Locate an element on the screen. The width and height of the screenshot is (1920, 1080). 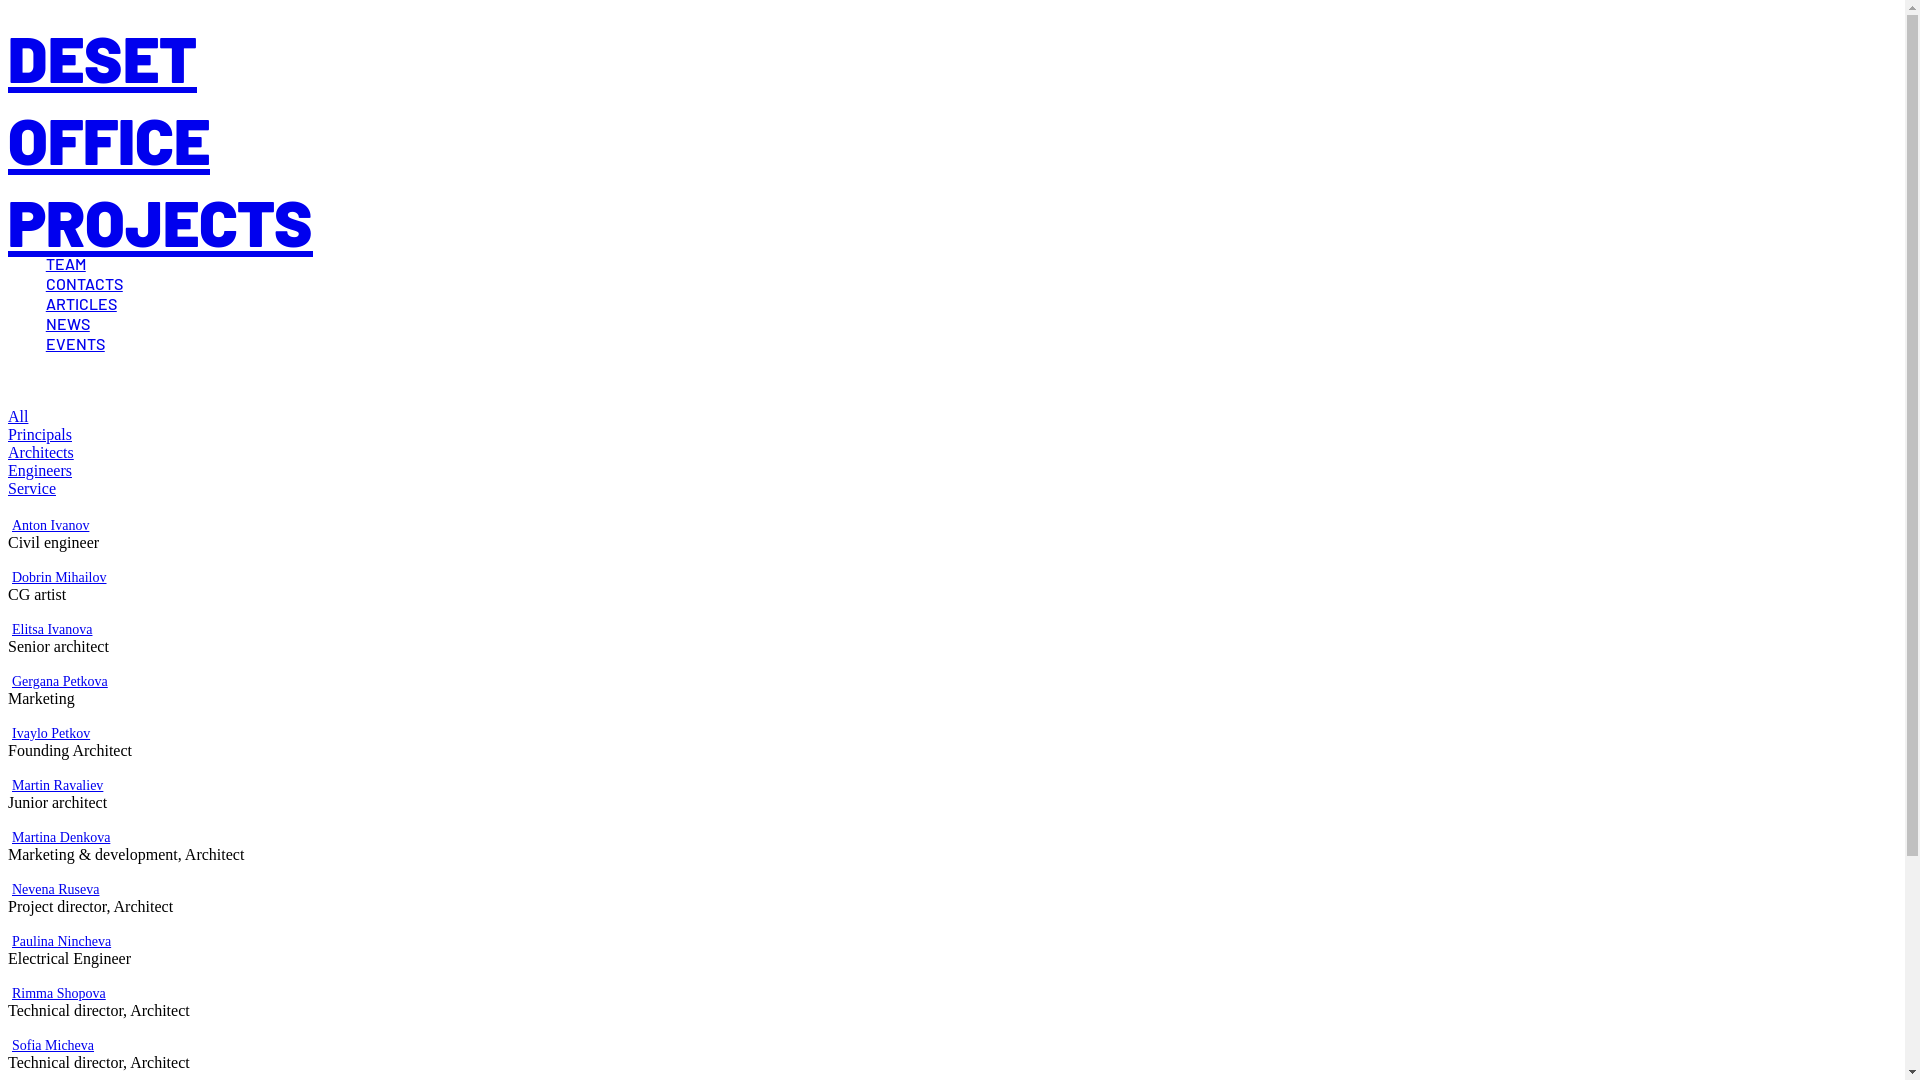
'Gergana Petkova' is located at coordinates (59, 680).